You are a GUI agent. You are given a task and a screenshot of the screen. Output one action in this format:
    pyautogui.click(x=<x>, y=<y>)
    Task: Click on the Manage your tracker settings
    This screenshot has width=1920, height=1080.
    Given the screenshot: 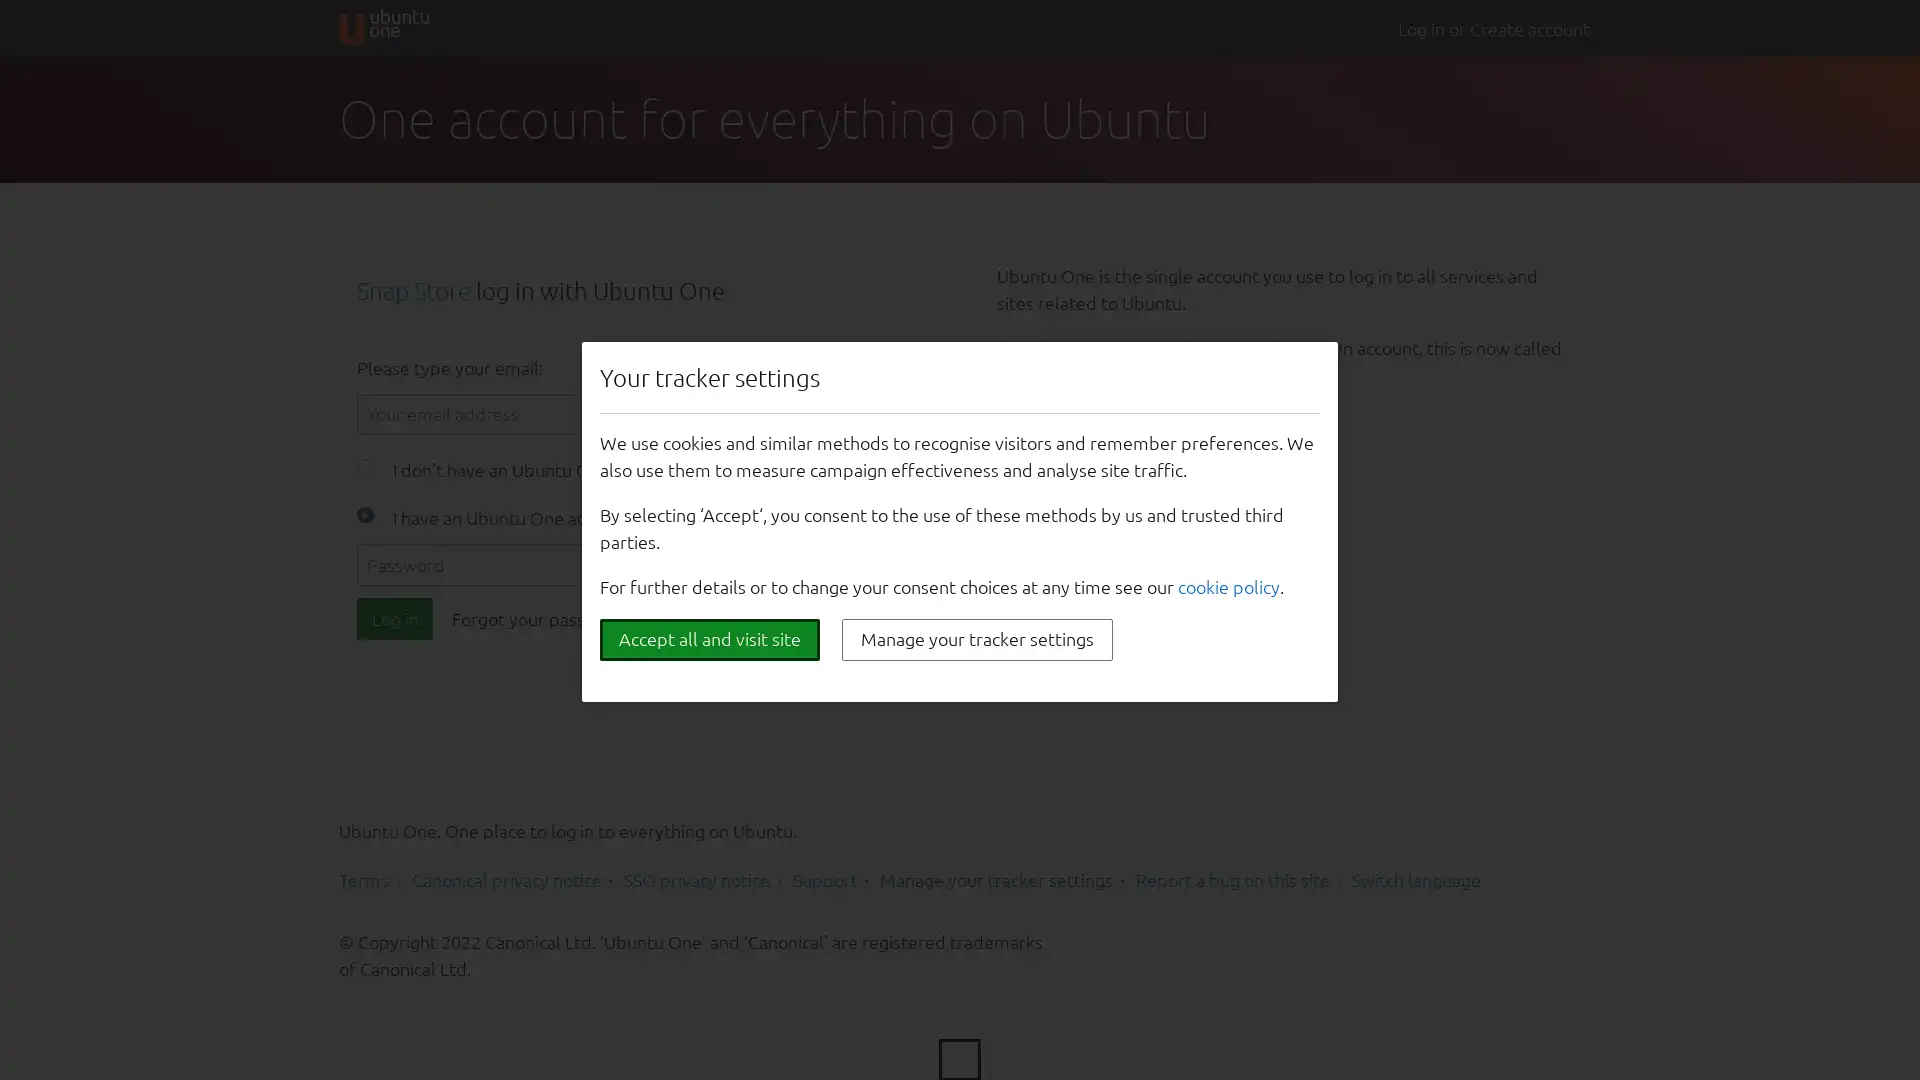 What is the action you would take?
    pyautogui.click(x=977, y=639)
    